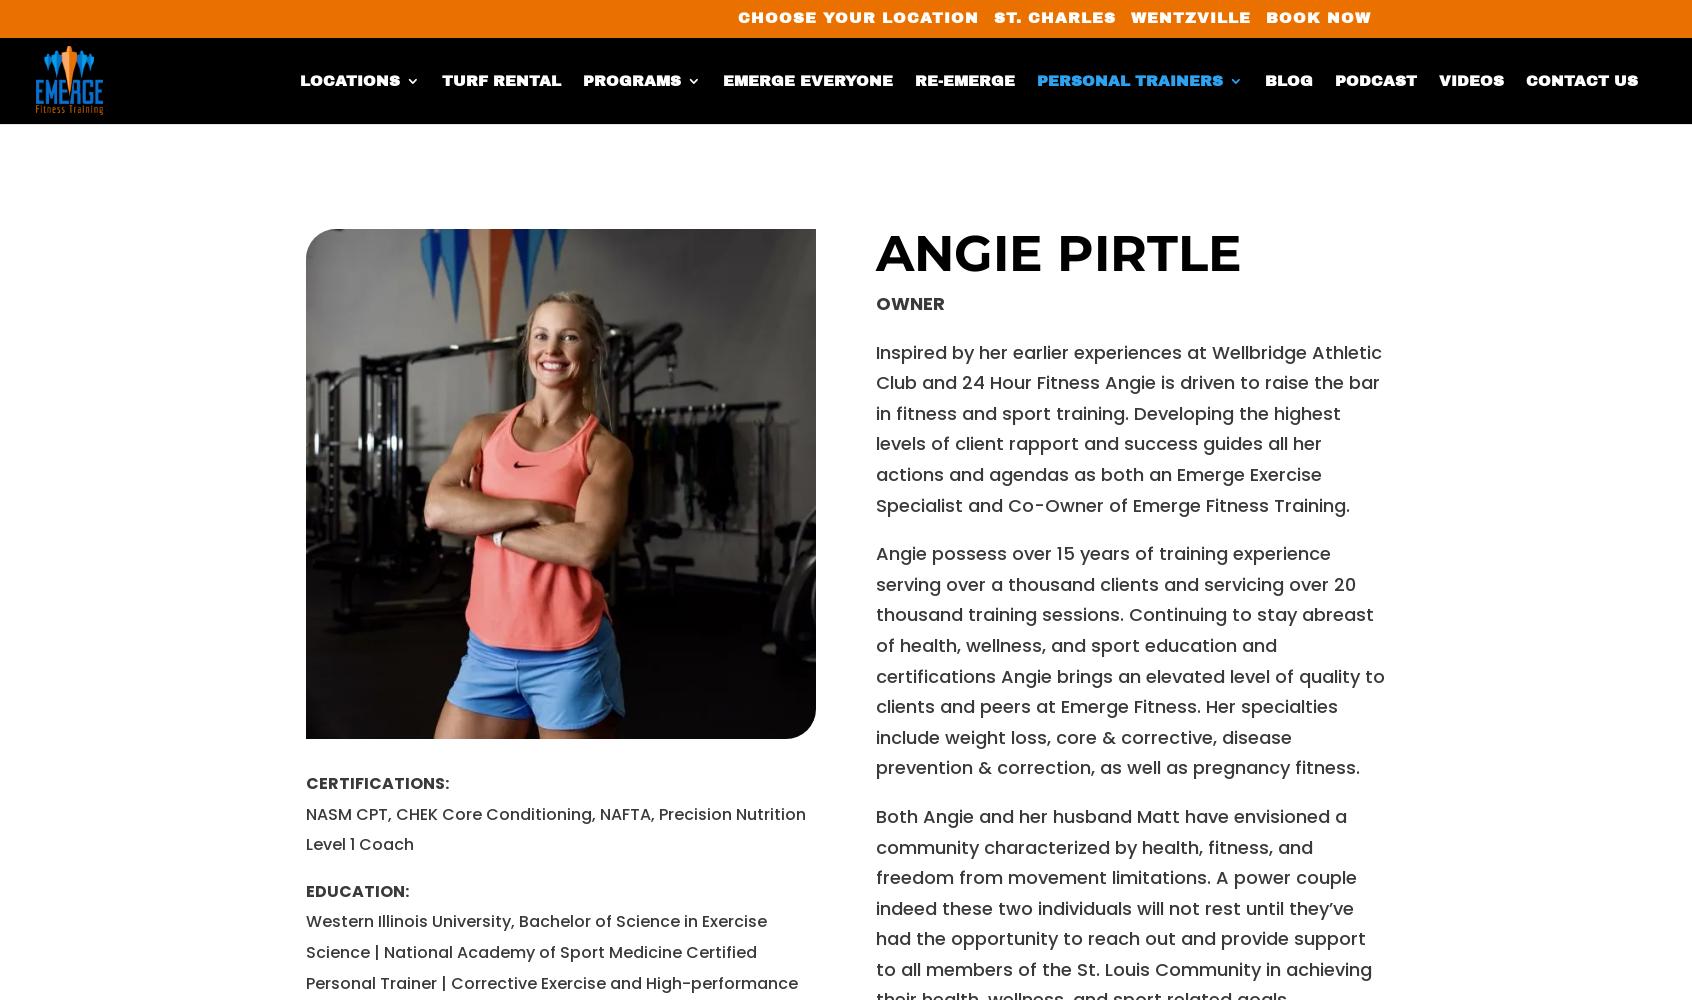 This screenshot has width=1692, height=1000. I want to click on 'STEPHEN SIMMONS', so click(1118, 839).